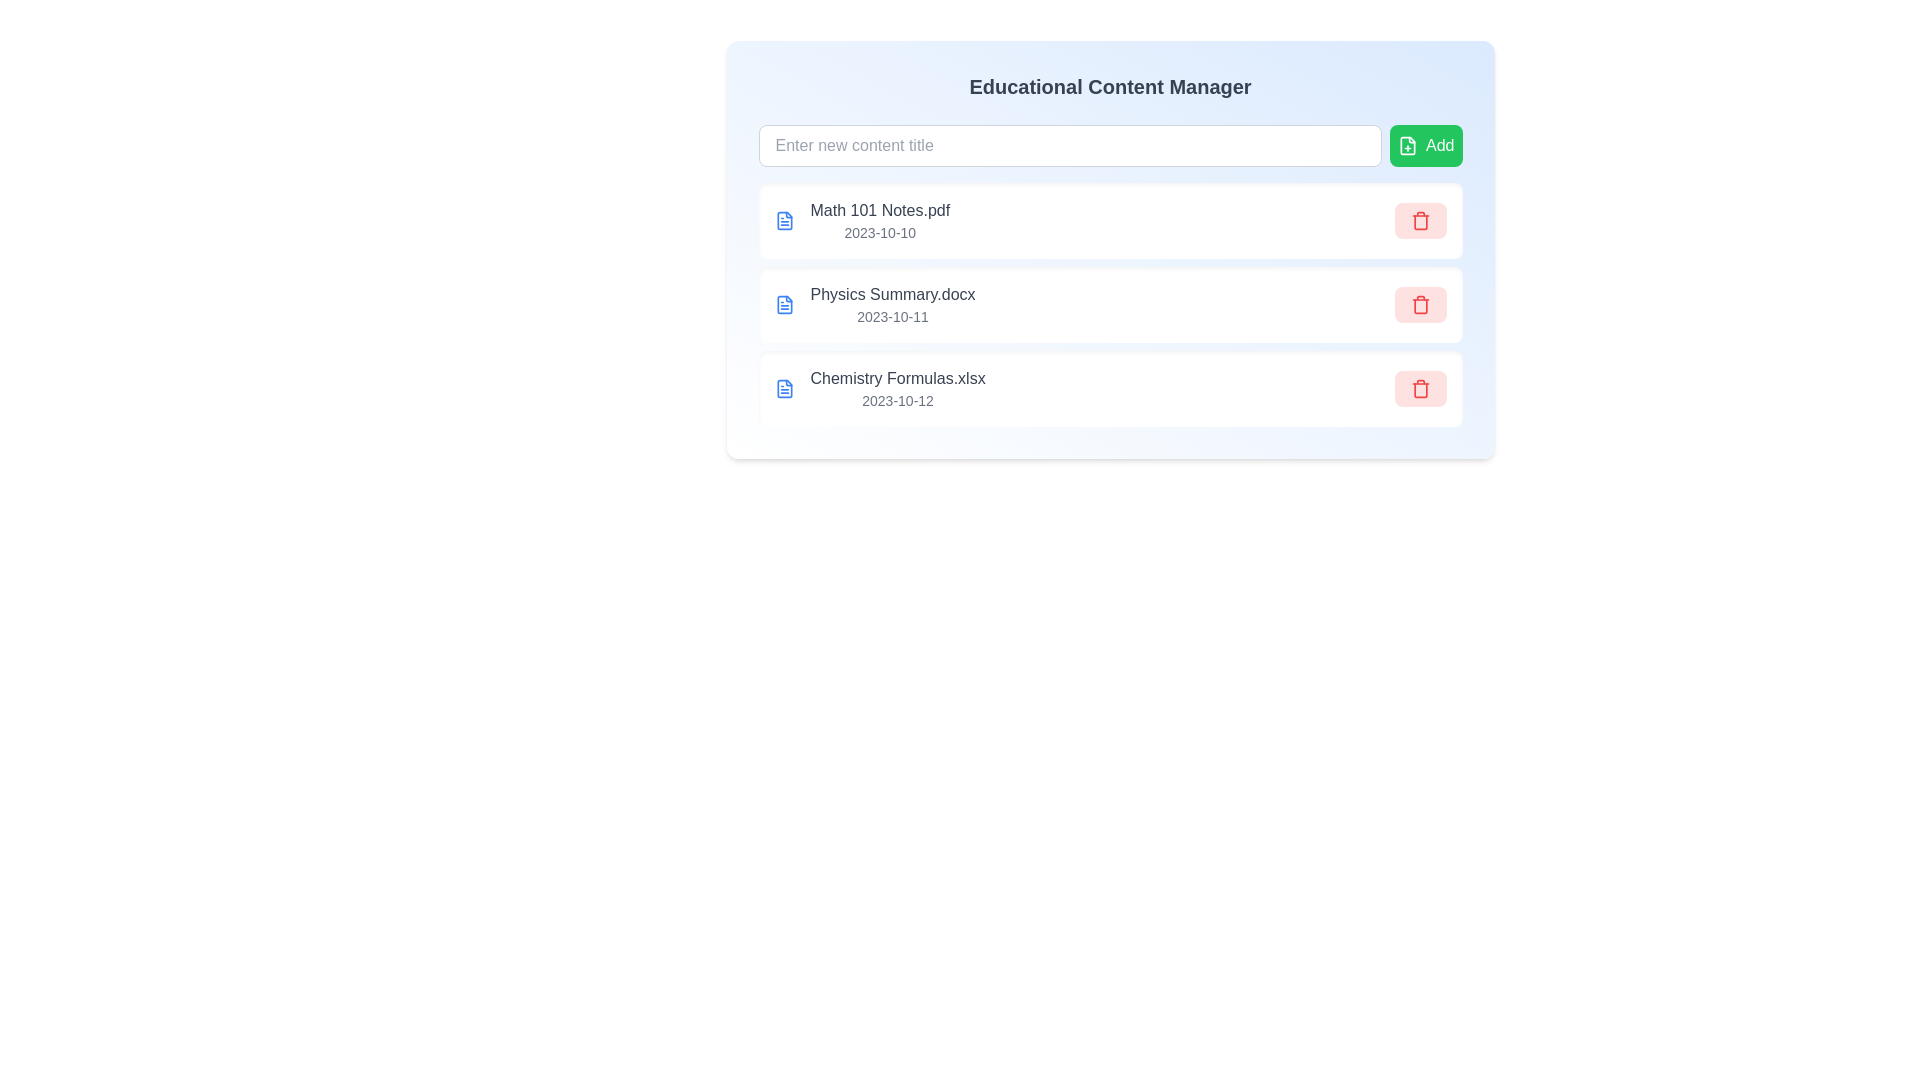  I want to click on the file name 'Math 101 Notes.pdf' in the list item card, so click(1109, 220).